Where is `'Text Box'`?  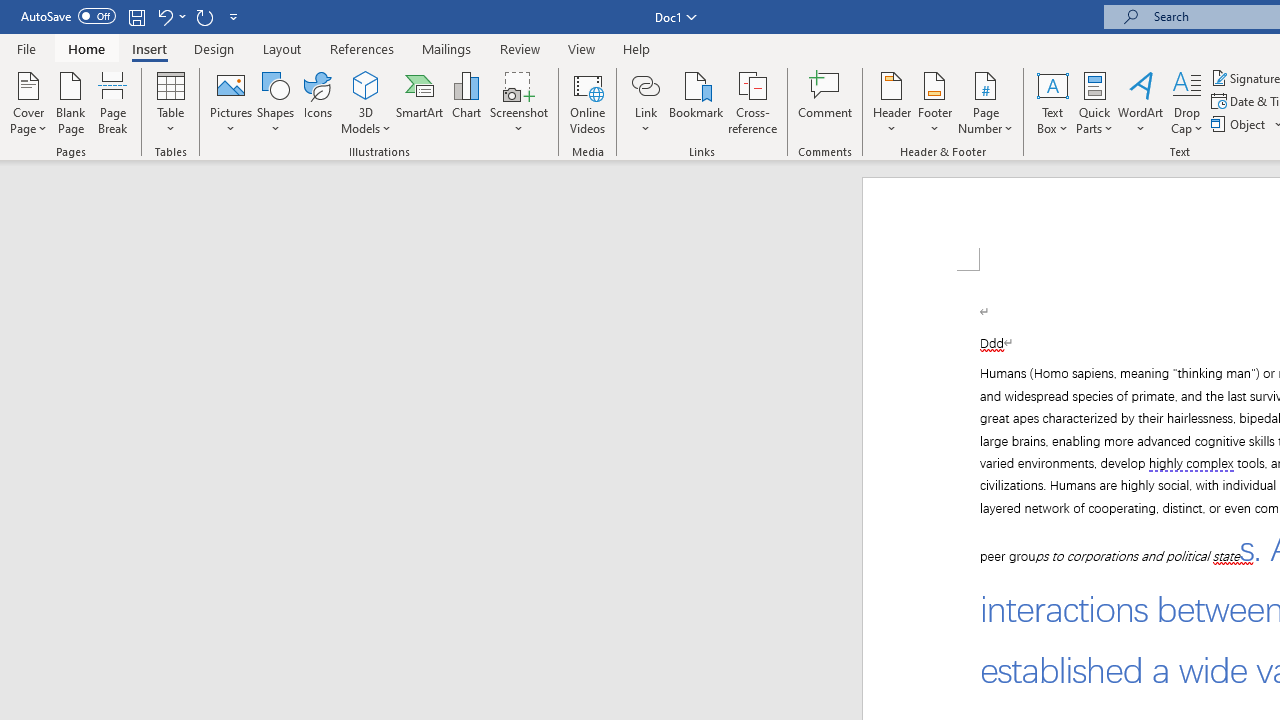 'Text Box' is located at coordinates (1051, 103).